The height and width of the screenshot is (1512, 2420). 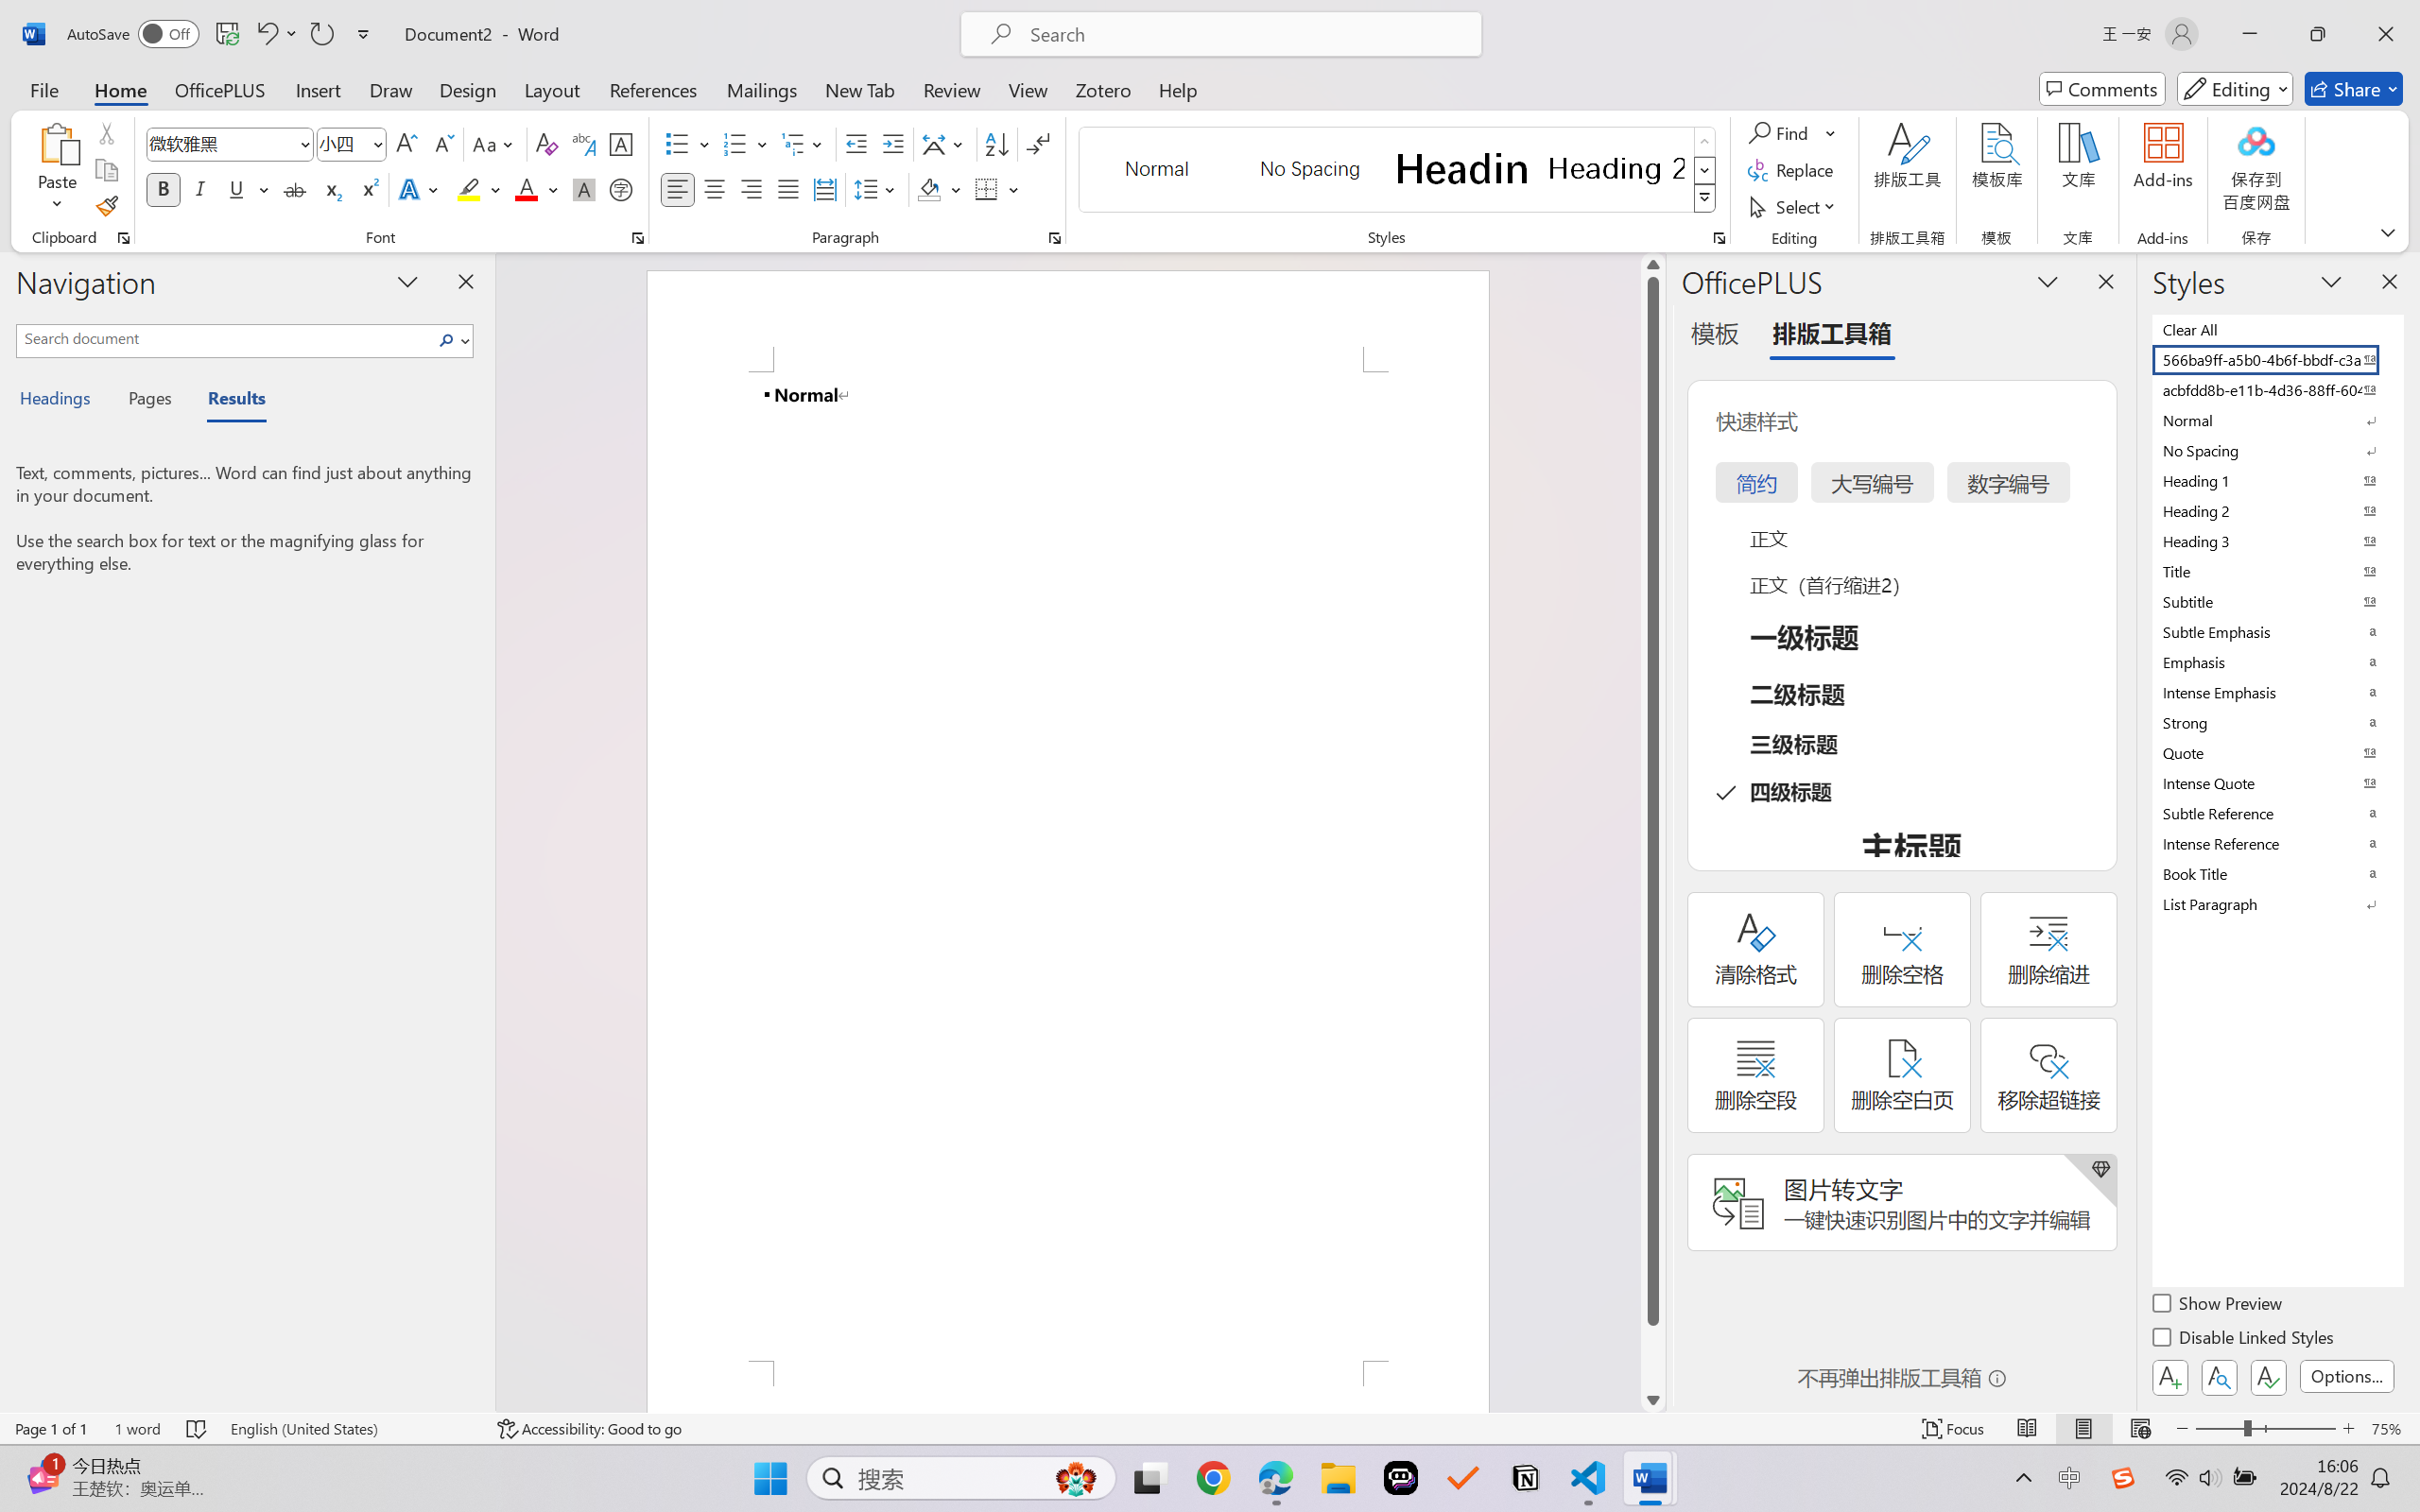 I want to click on 'Search document', so click(x=225, y=337).